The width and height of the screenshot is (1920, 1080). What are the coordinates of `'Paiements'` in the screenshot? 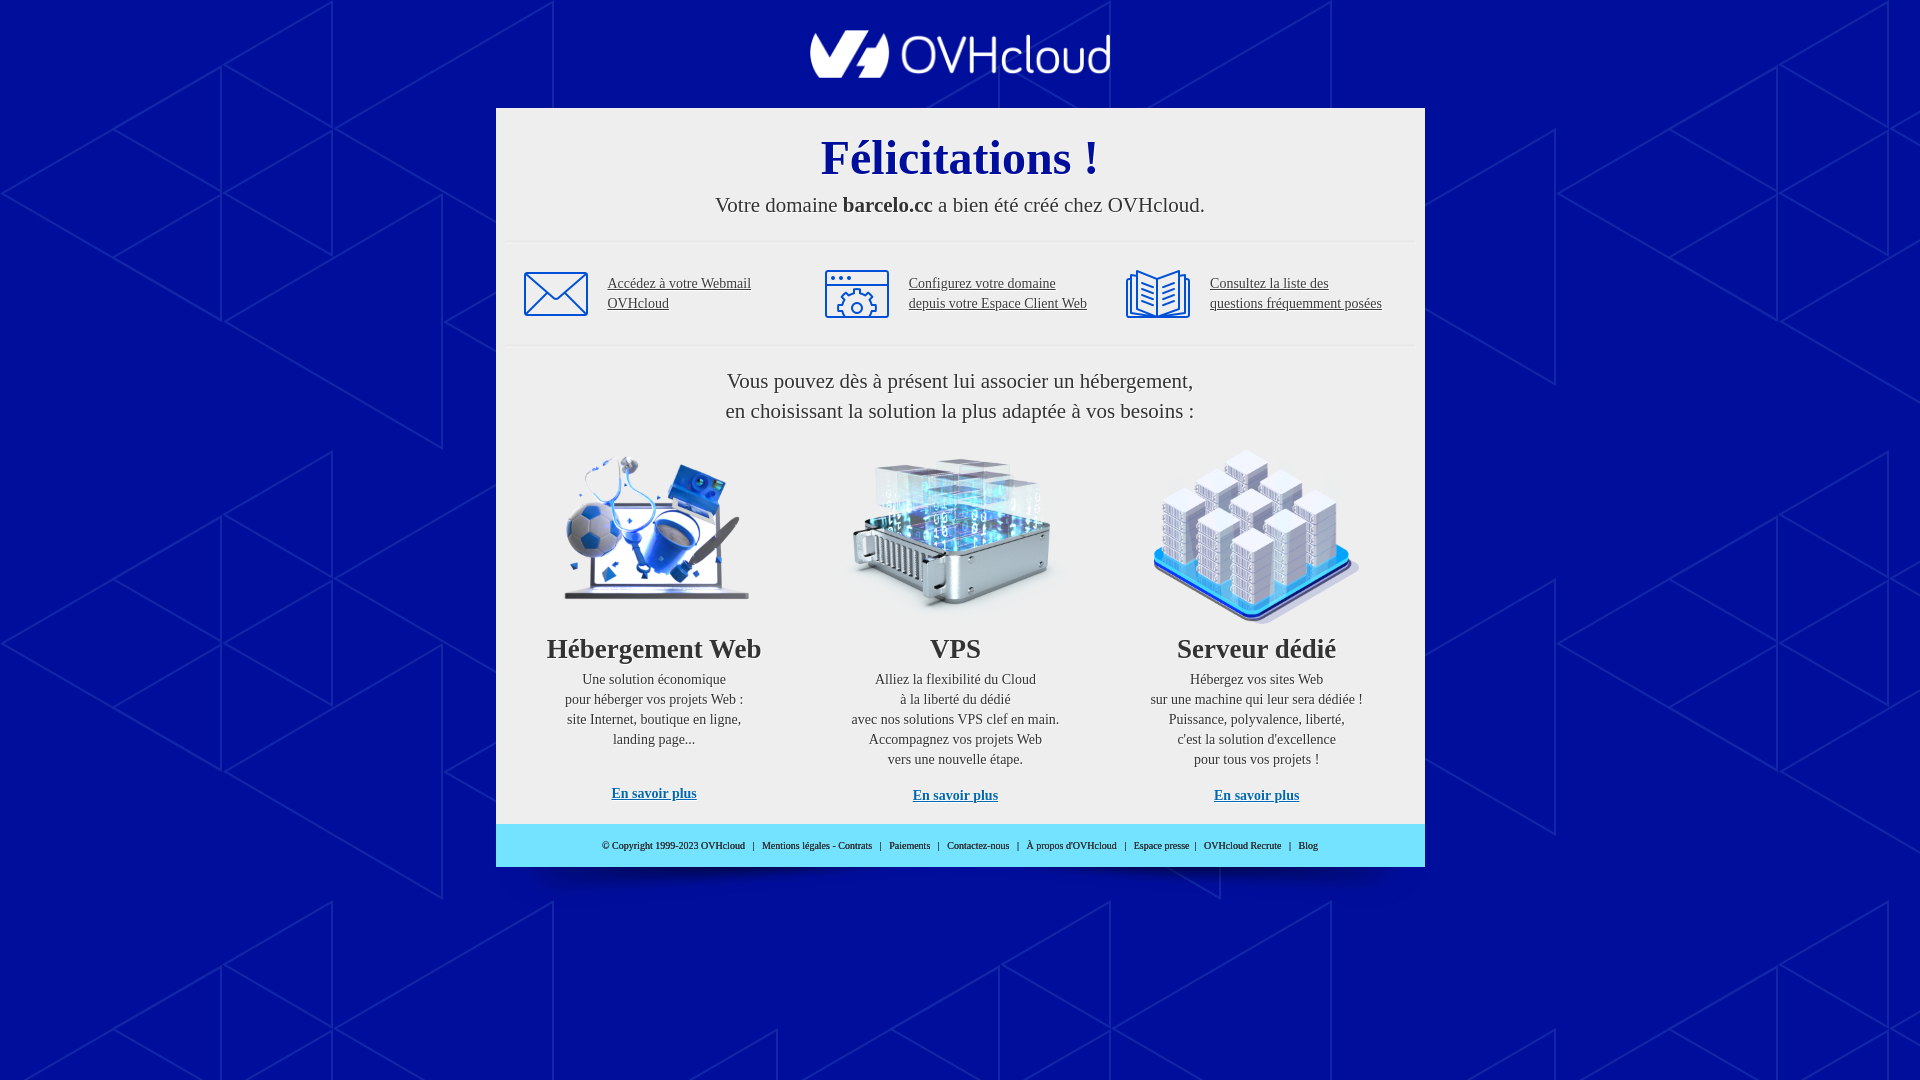 It's located at (908, 845).